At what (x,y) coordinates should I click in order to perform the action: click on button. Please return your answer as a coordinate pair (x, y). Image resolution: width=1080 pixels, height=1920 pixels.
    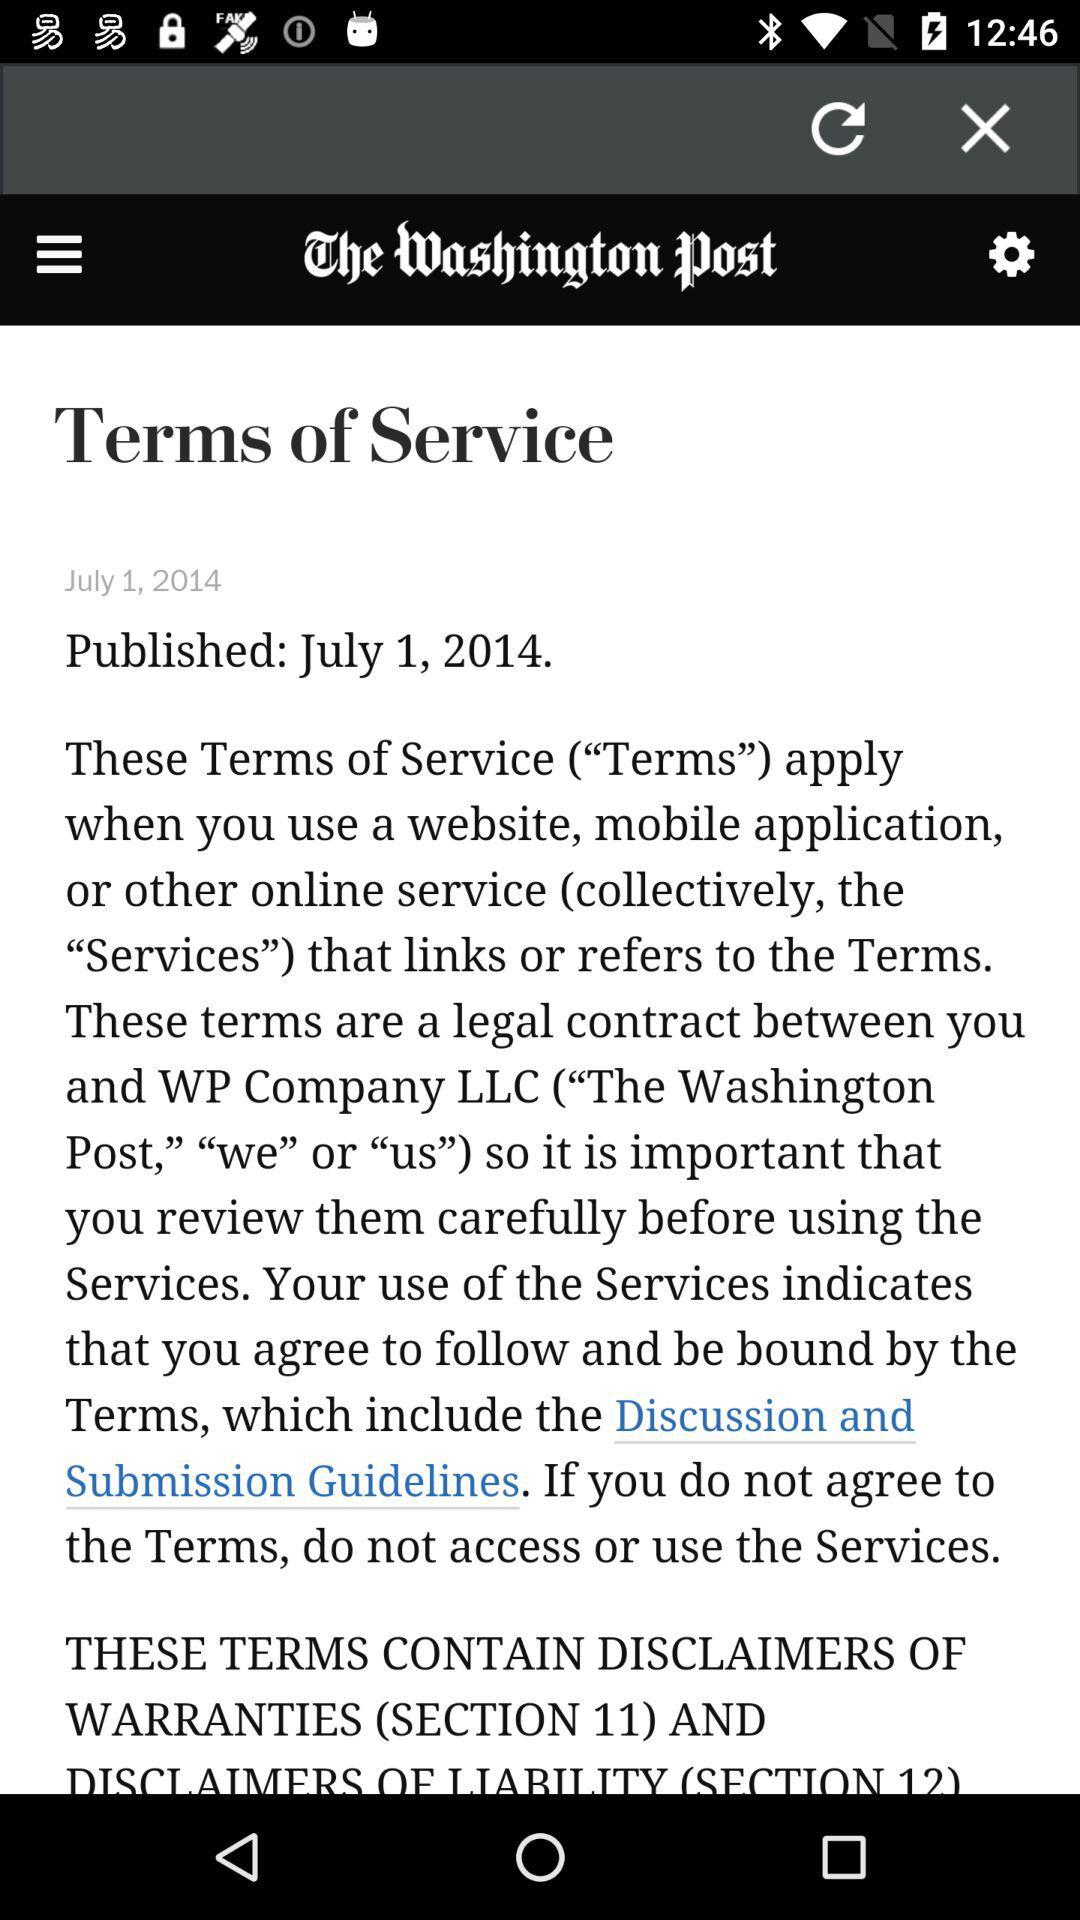
    Looking at the image, I should click on (984, 127).